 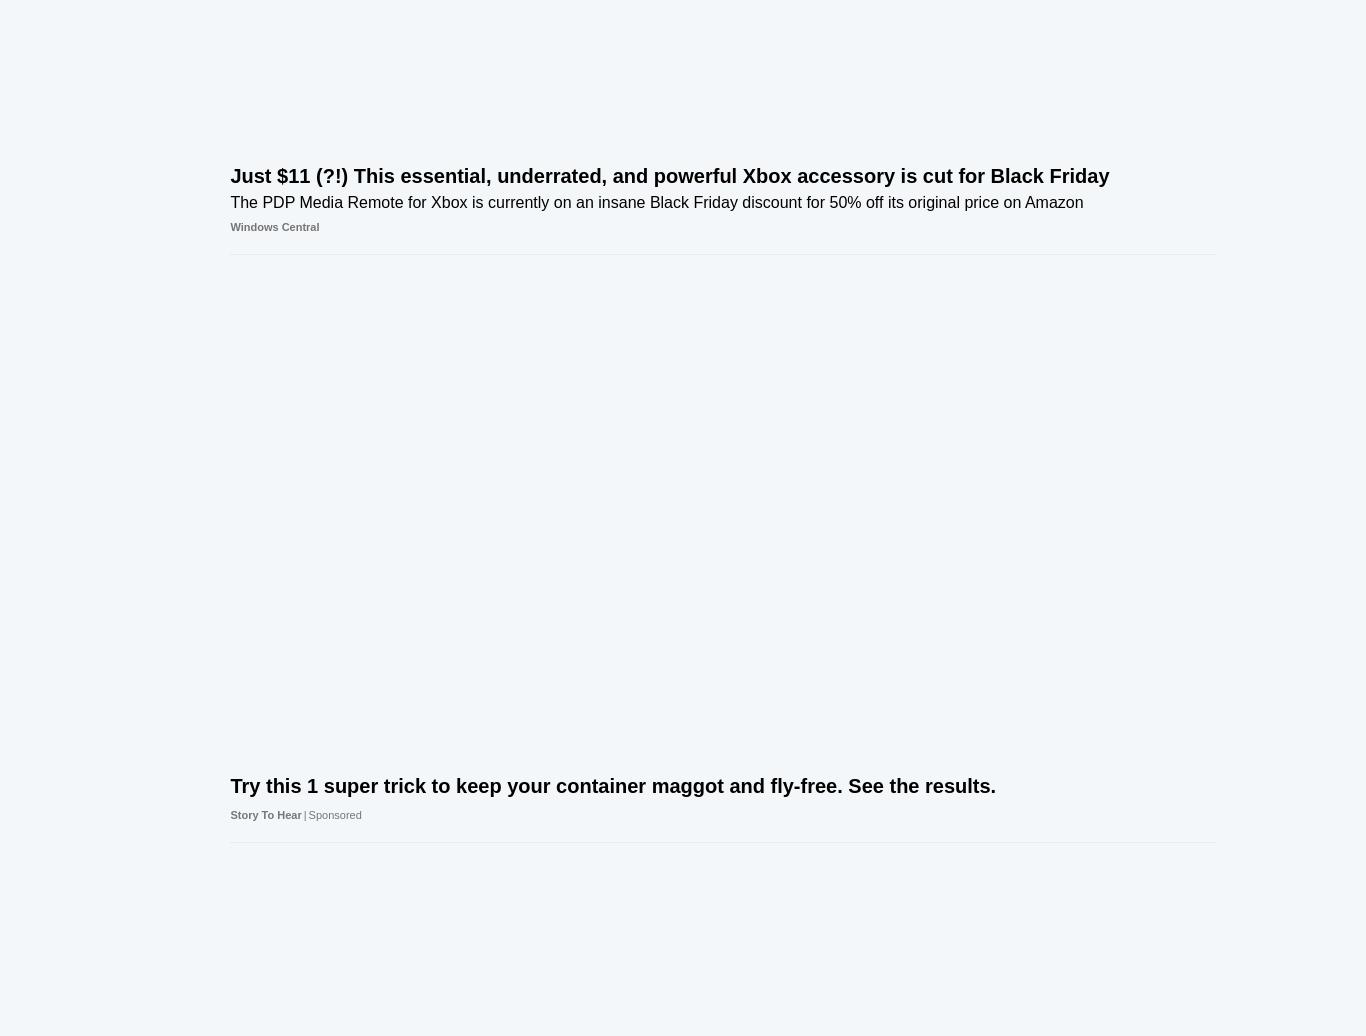 I want to click on 'OneDrive is about to get one of its biggest updates ever, and it's all about the web and AI', so click(x=567, y=184).